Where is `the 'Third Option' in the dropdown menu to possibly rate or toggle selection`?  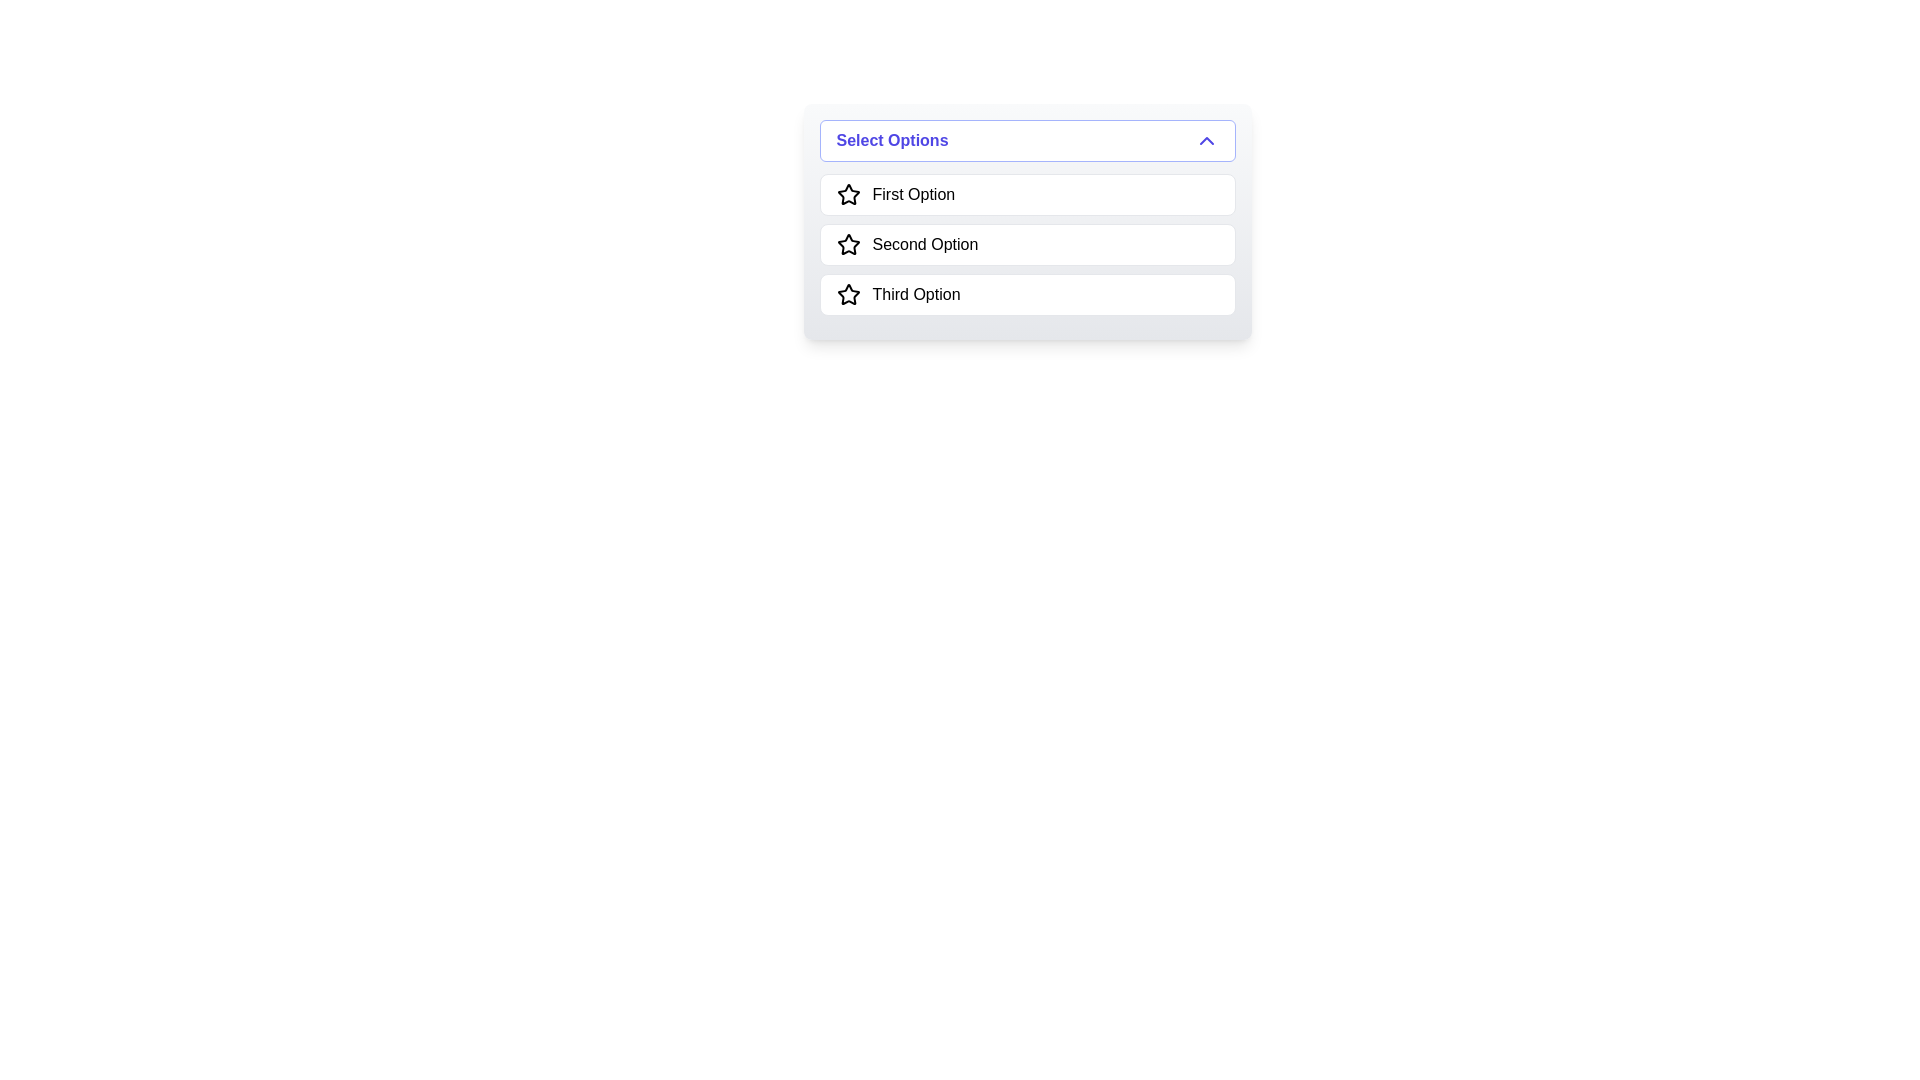 the 'Third Option' in the dropdown menu to possibly rate or toggle selection is located at coordinates (1027, 294).